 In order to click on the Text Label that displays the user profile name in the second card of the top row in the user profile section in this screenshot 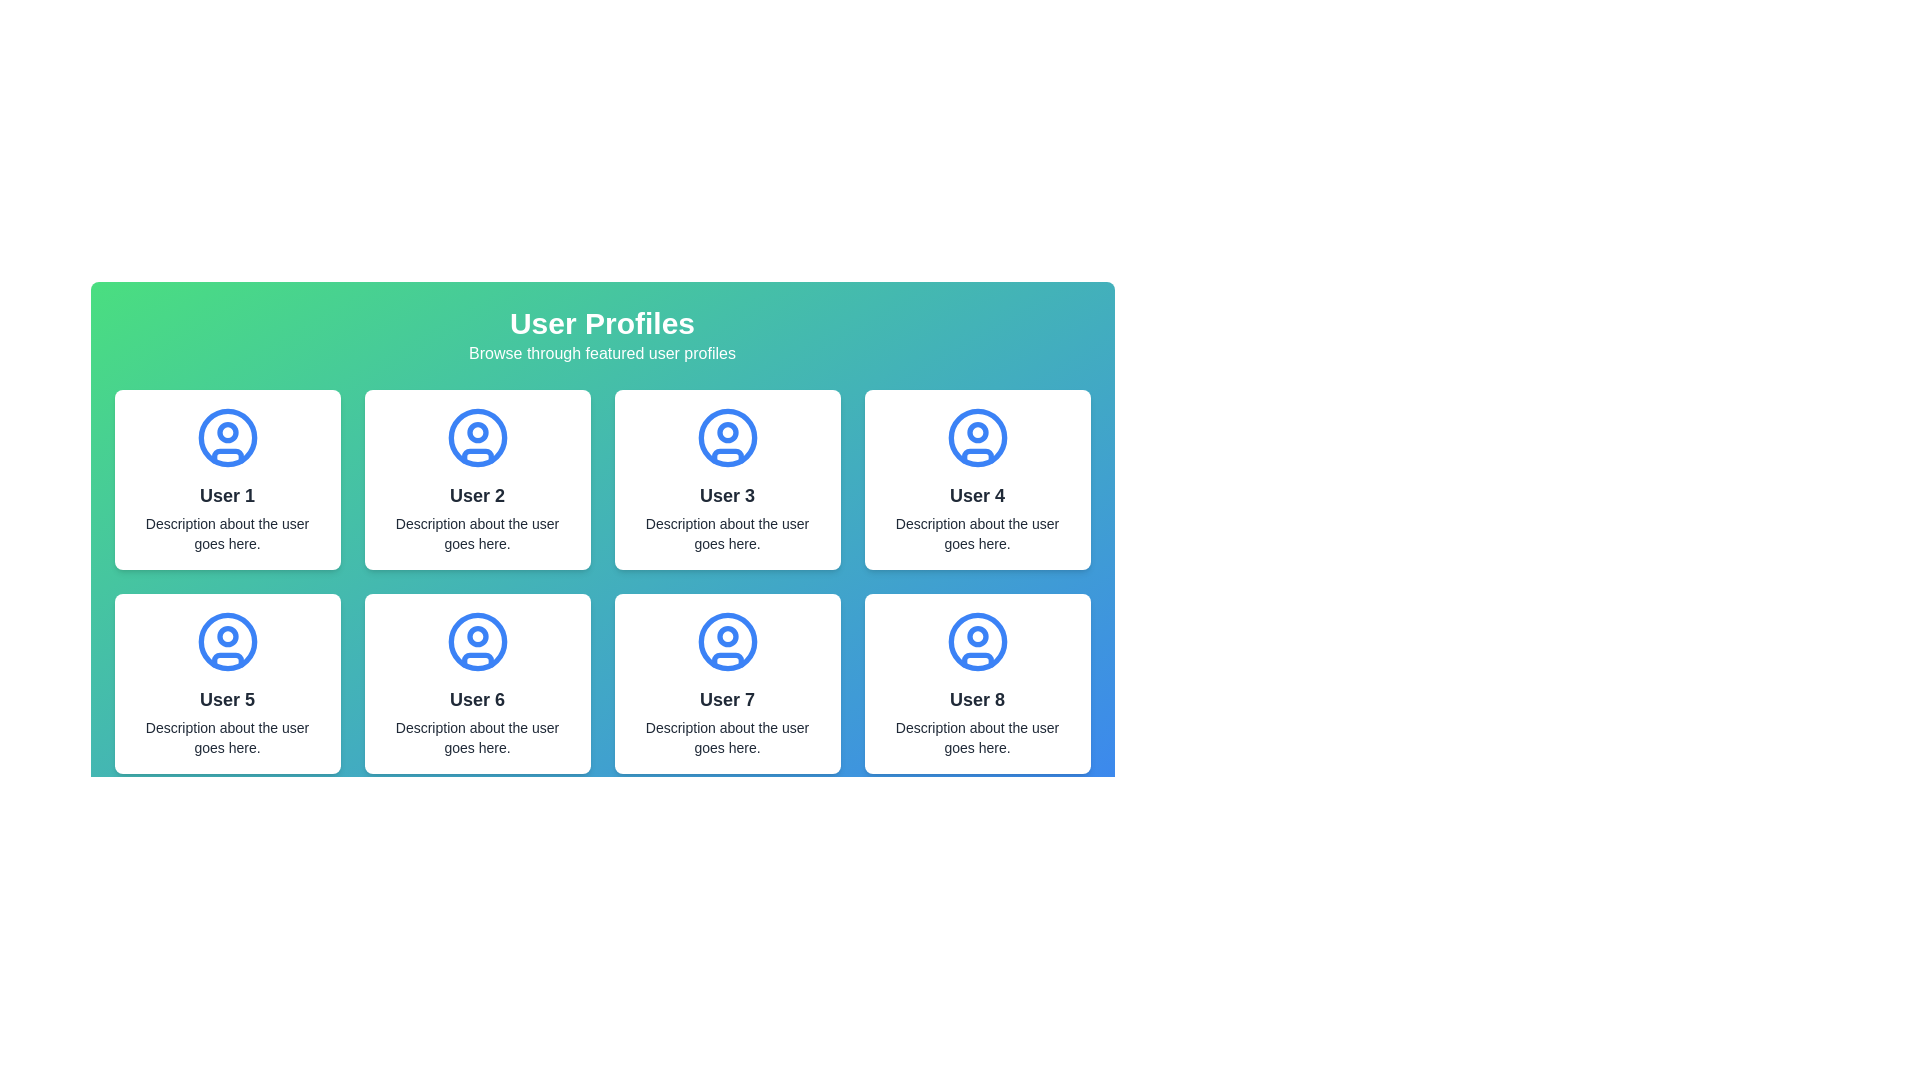, I will do `click(476, 495)`.